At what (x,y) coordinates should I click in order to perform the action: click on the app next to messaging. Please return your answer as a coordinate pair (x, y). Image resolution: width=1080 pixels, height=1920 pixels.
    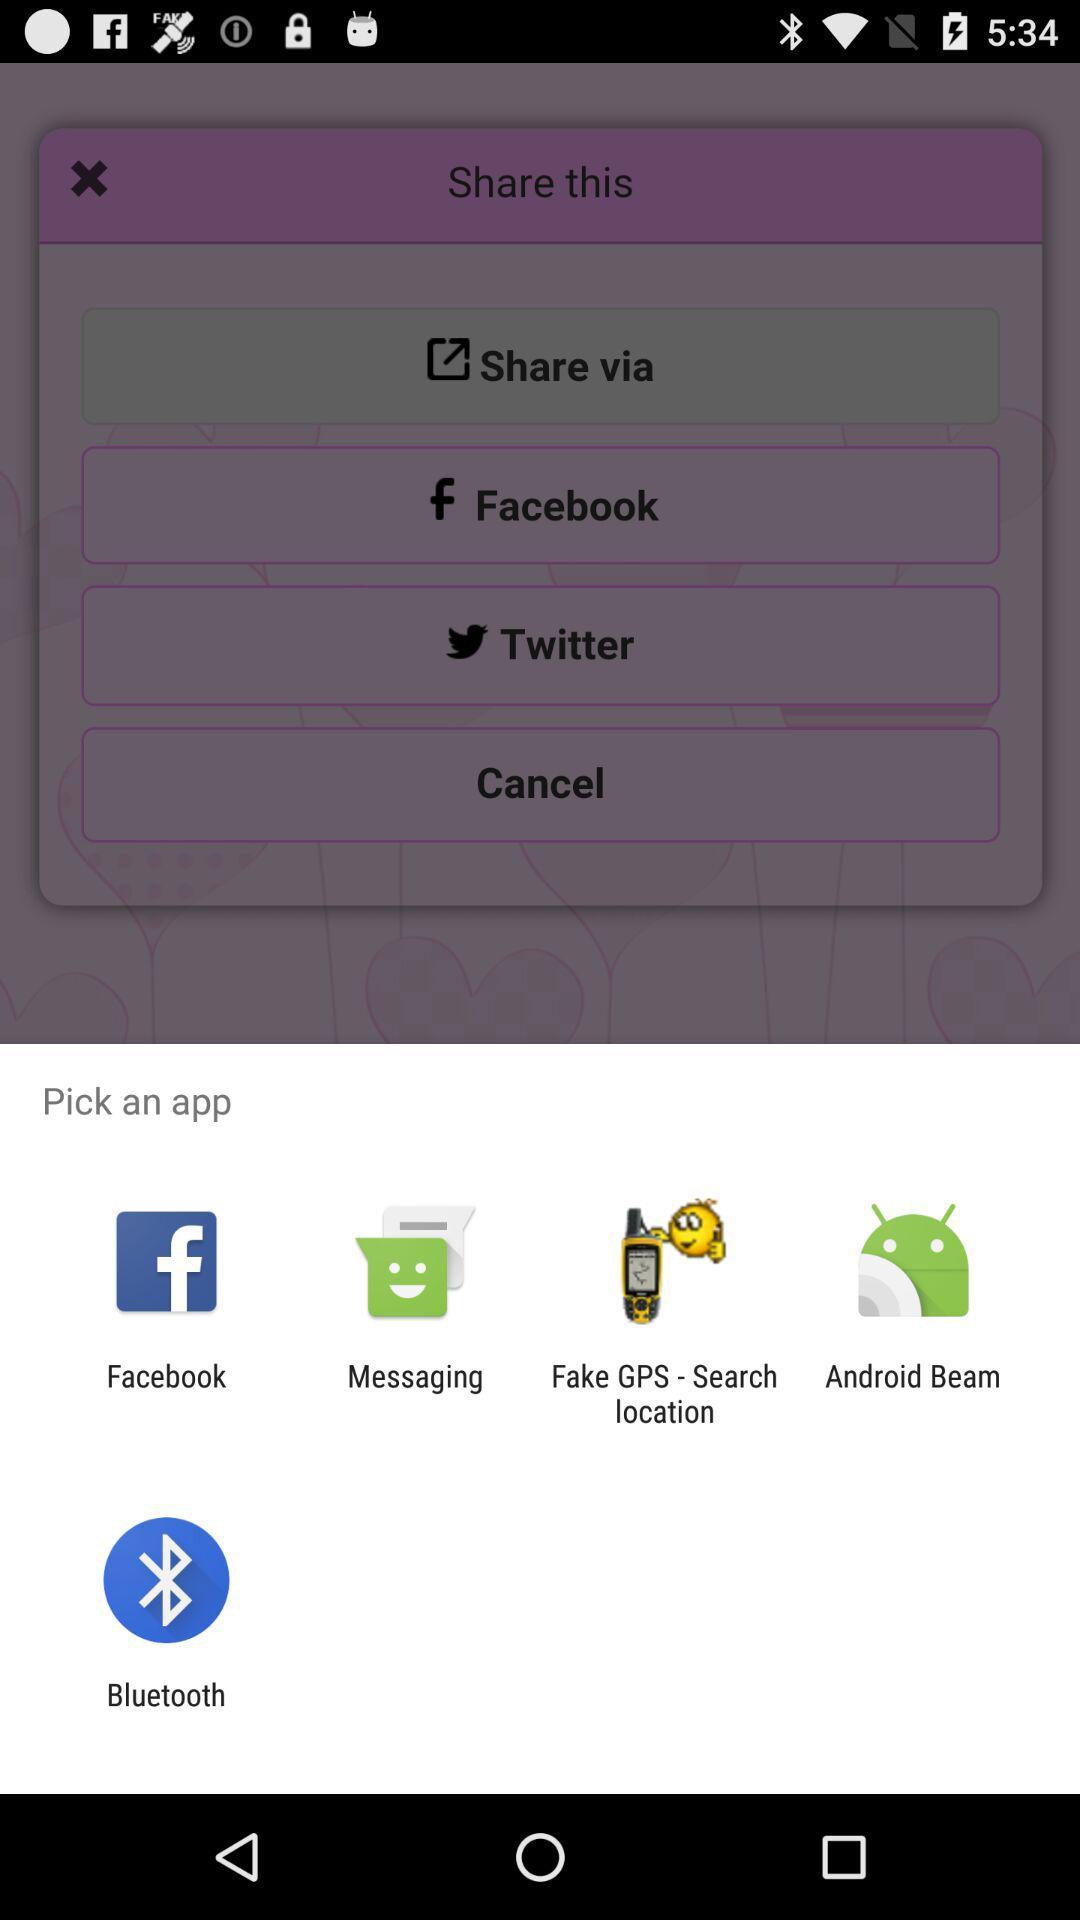
    Looking at the image, I should click on (664, 1392).